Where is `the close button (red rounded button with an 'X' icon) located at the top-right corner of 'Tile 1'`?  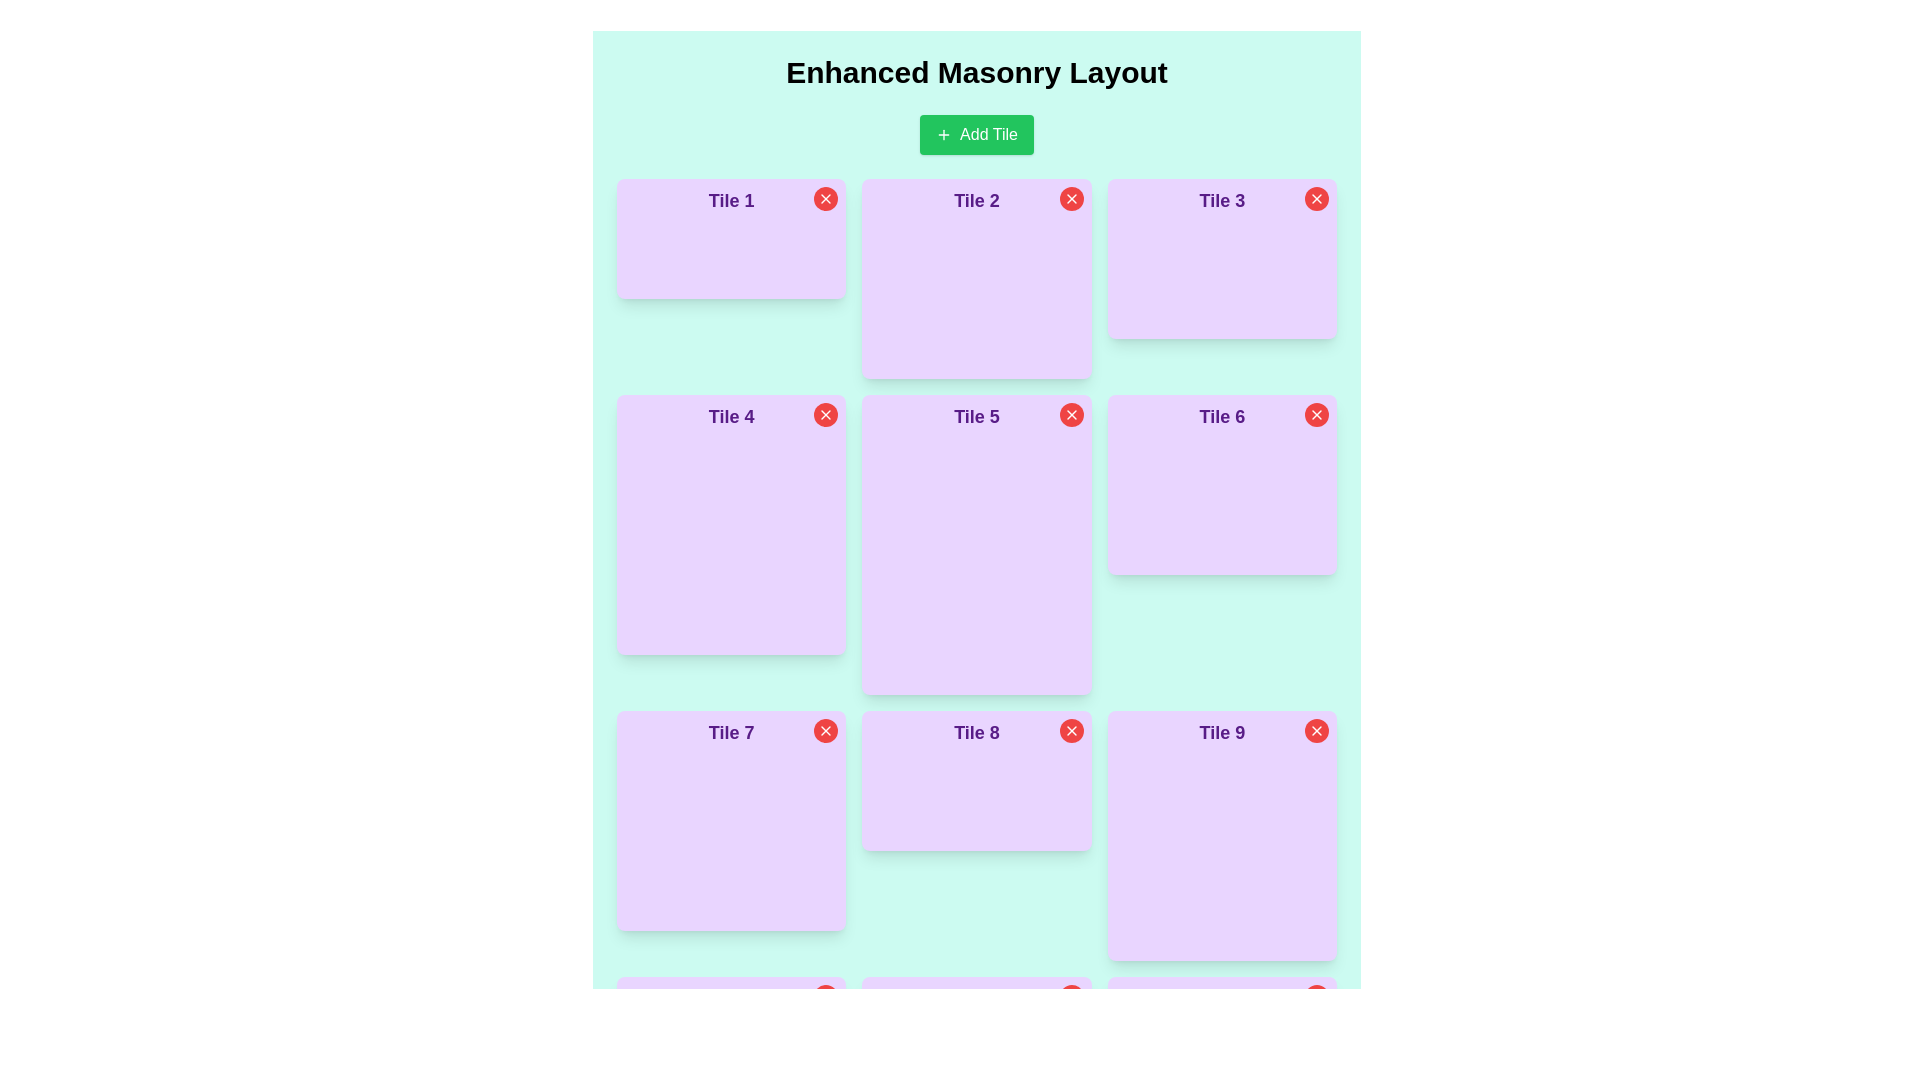
the close button (red rounded button with an 'X' icon) located at the top-right corner of 'Tile 1' is located at coordinates (826, 199).